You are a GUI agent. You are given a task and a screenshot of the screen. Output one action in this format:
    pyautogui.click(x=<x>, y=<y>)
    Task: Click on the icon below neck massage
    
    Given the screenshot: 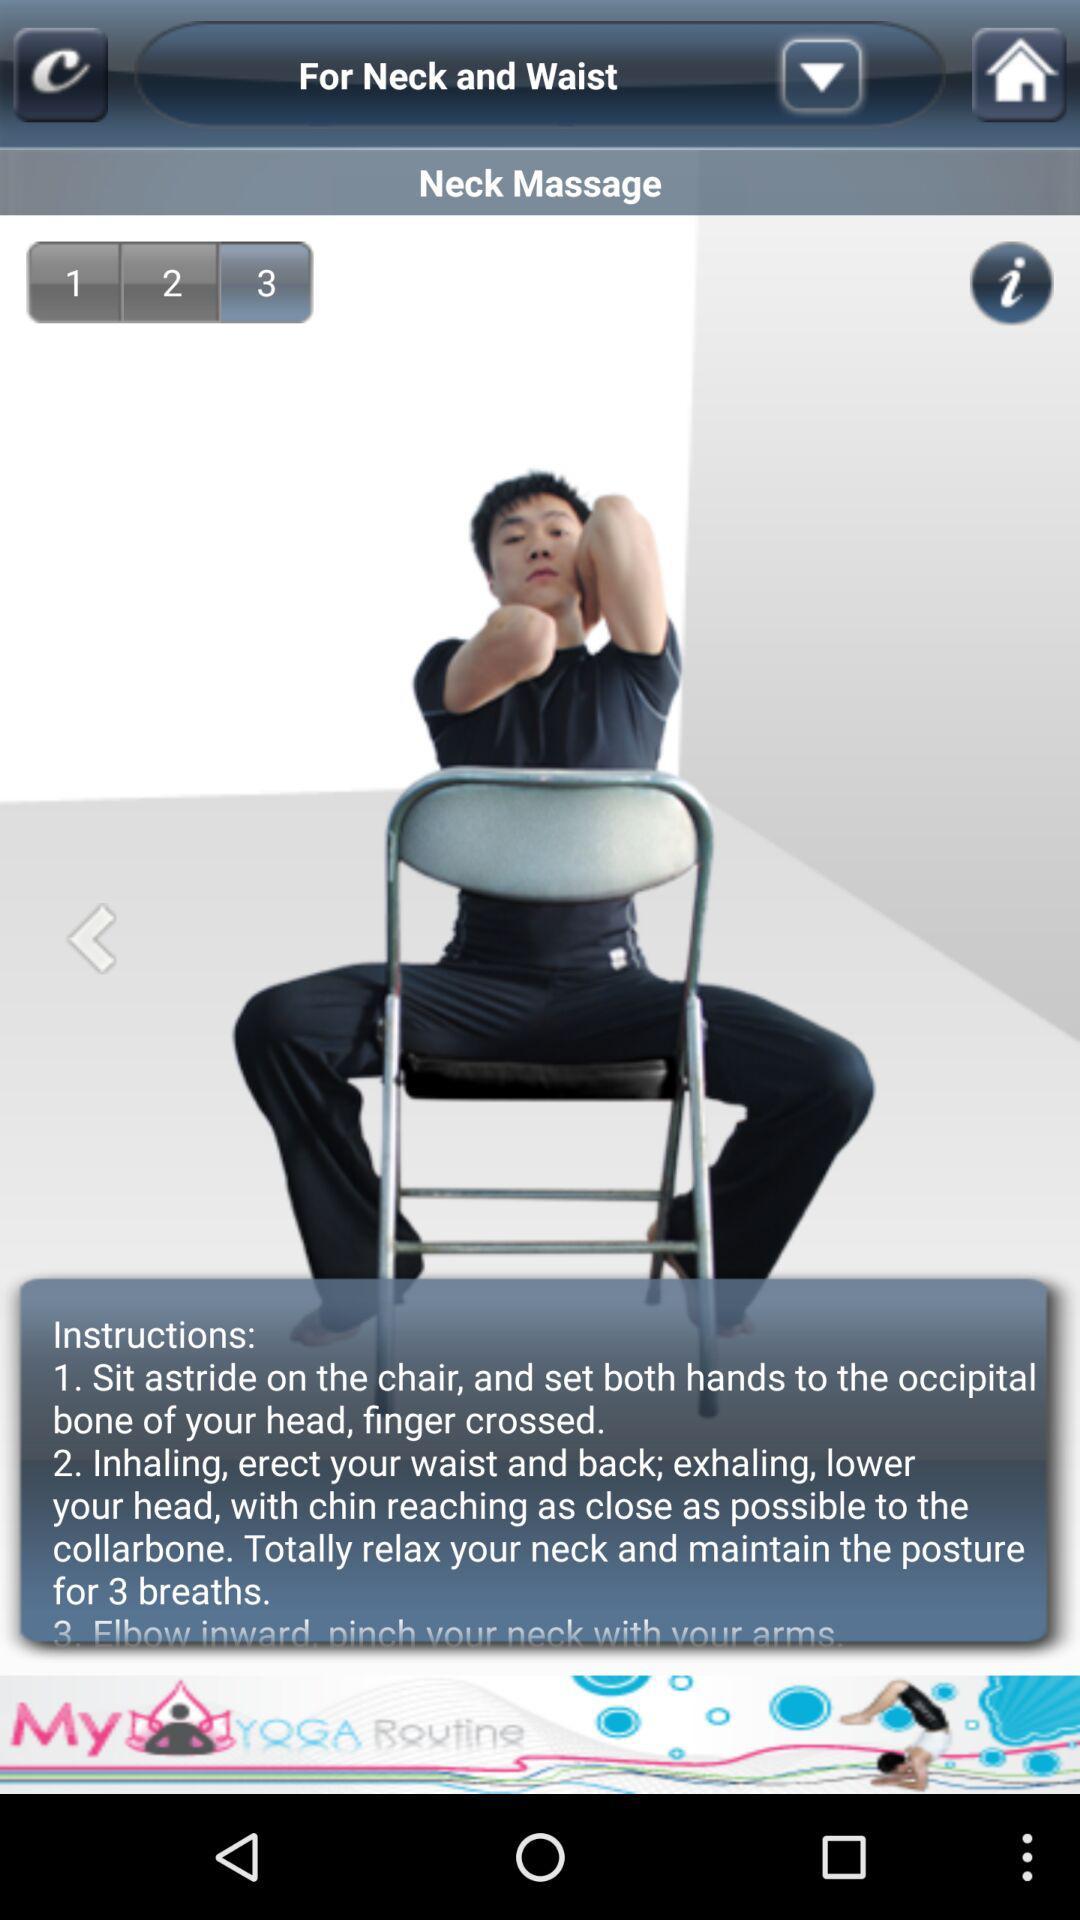 What is the action you would take?
    pyautogui.click(x=266, y=281)
    